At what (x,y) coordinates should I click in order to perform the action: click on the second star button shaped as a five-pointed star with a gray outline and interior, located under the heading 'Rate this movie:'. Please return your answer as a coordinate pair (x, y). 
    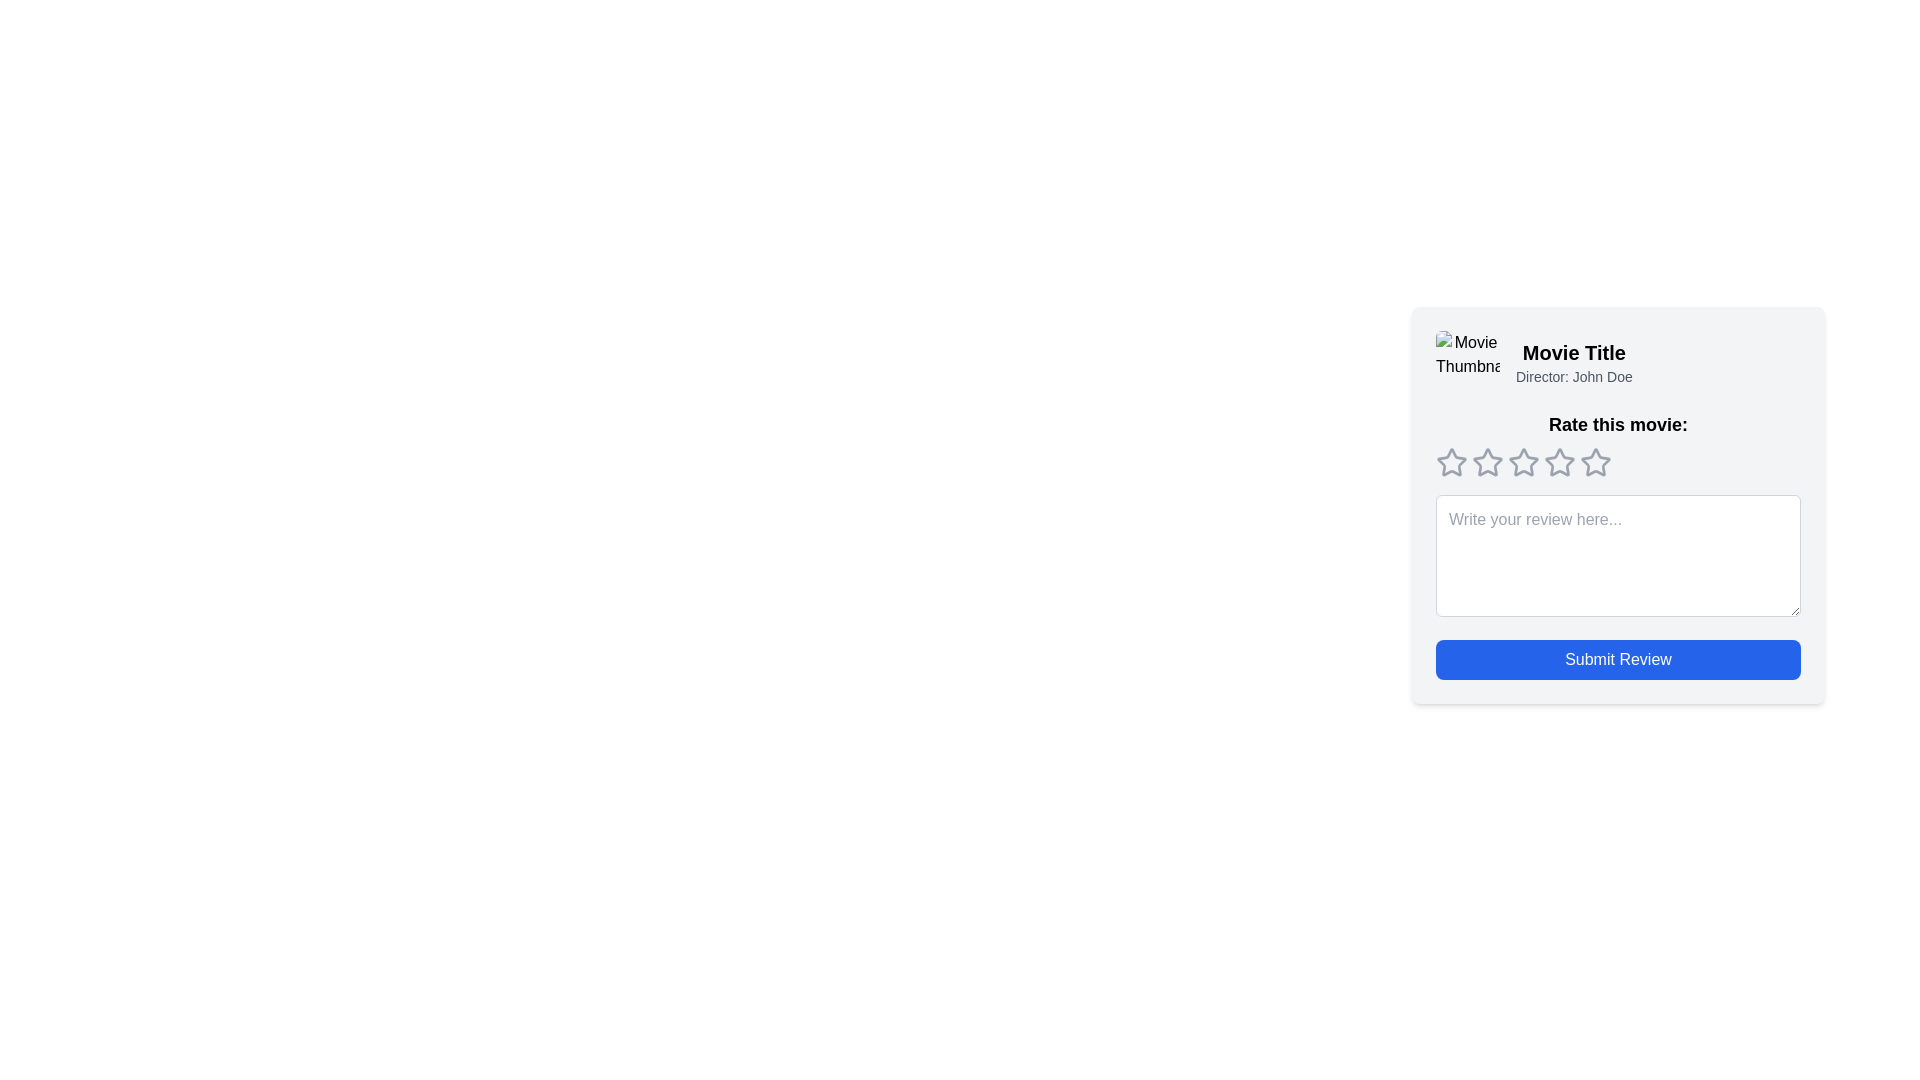
    Looking at the image, I should click on (1488, 462).